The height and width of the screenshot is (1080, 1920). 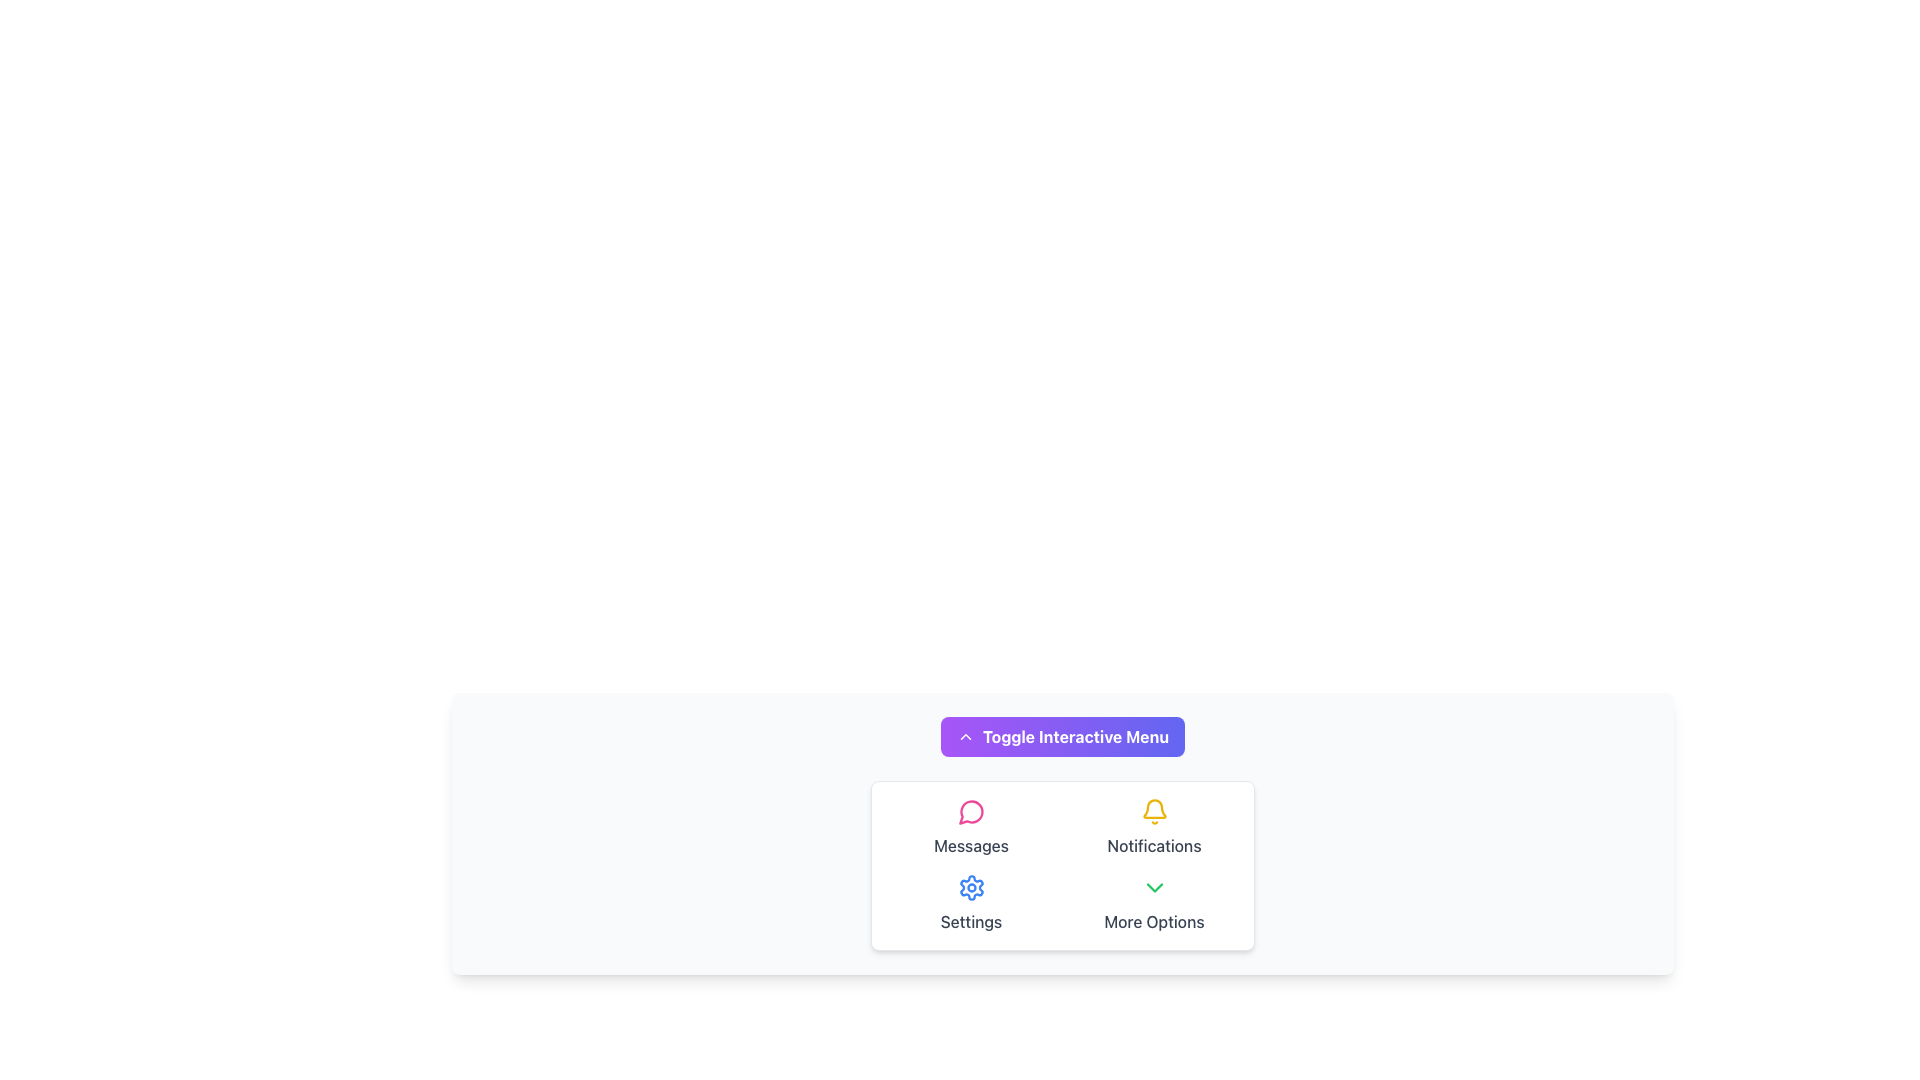 What do you see at coordinates (1154, 886) in the screenshot?
I see `the green chevron down icon above the 'More Options' label` at bounding box center [1154, 886].